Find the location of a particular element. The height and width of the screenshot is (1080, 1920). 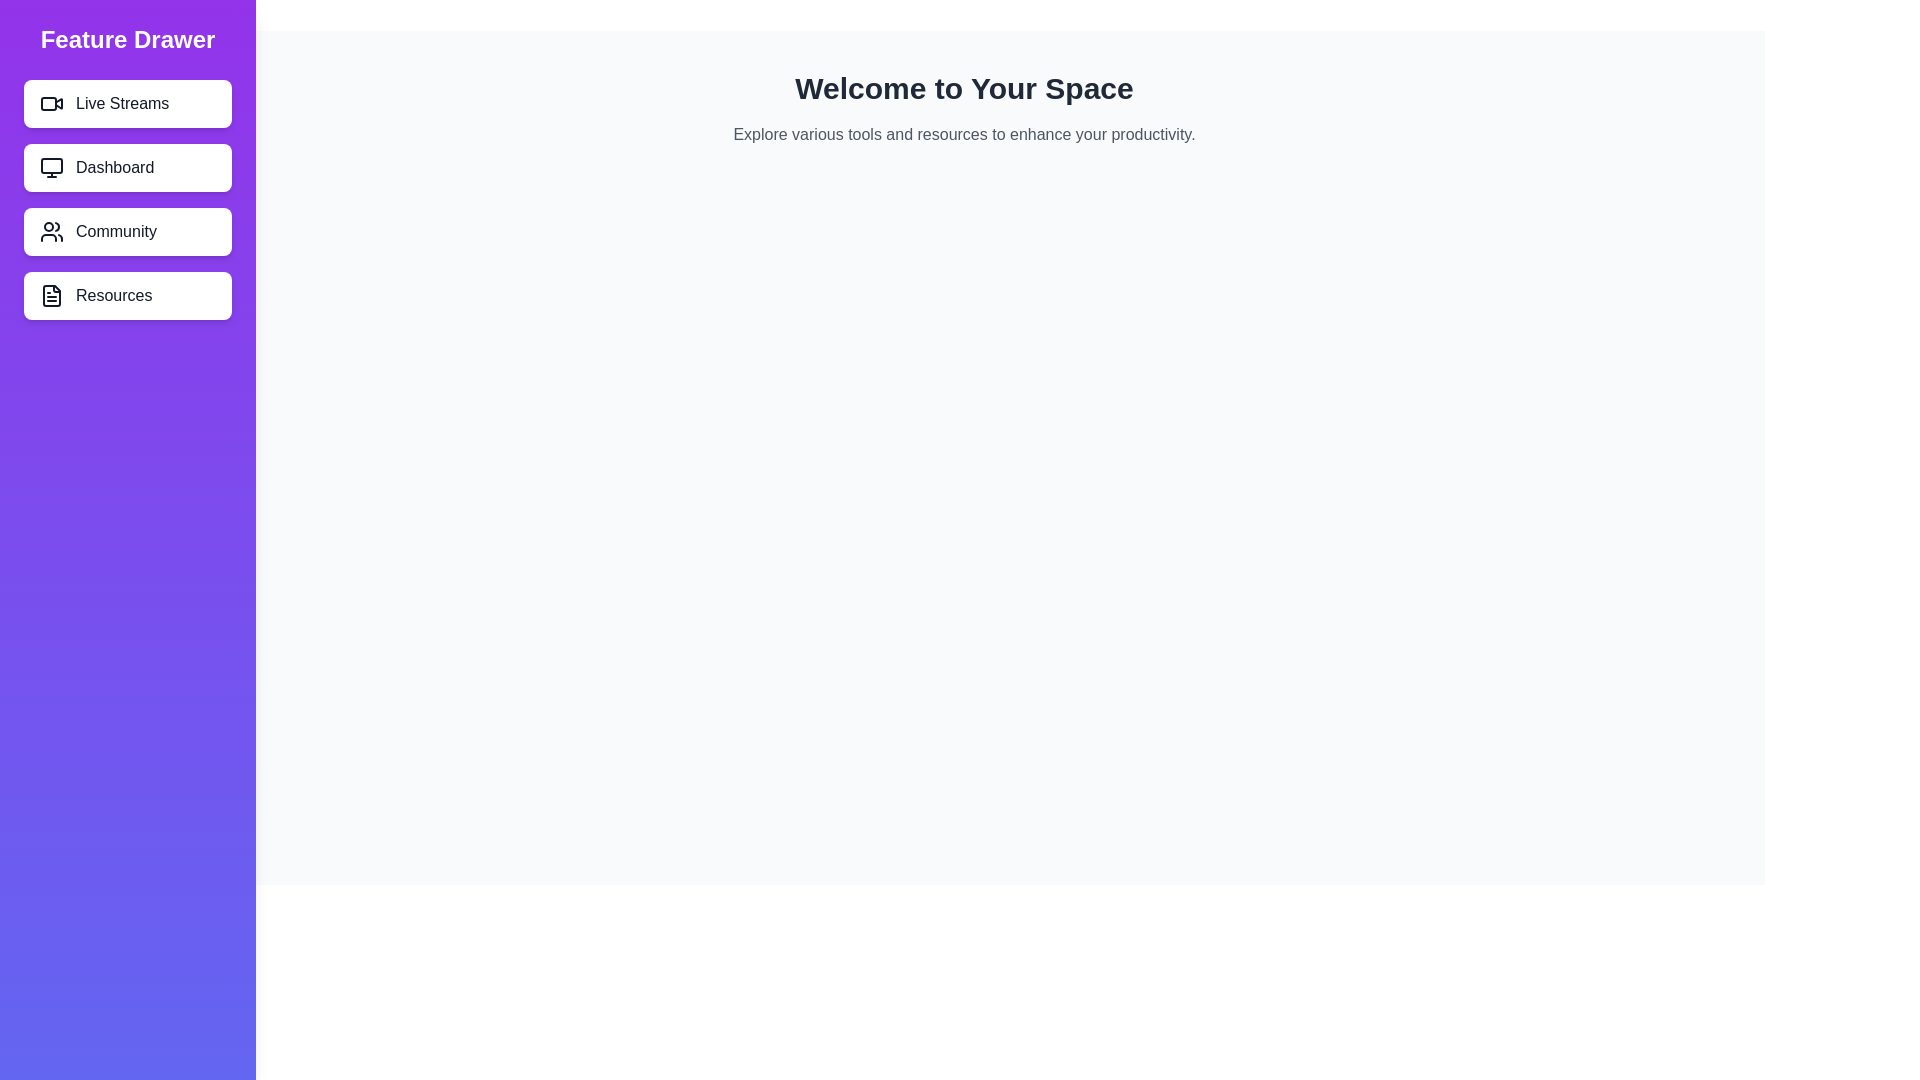

the 'Resources' button is located at coordinates (127, 296).